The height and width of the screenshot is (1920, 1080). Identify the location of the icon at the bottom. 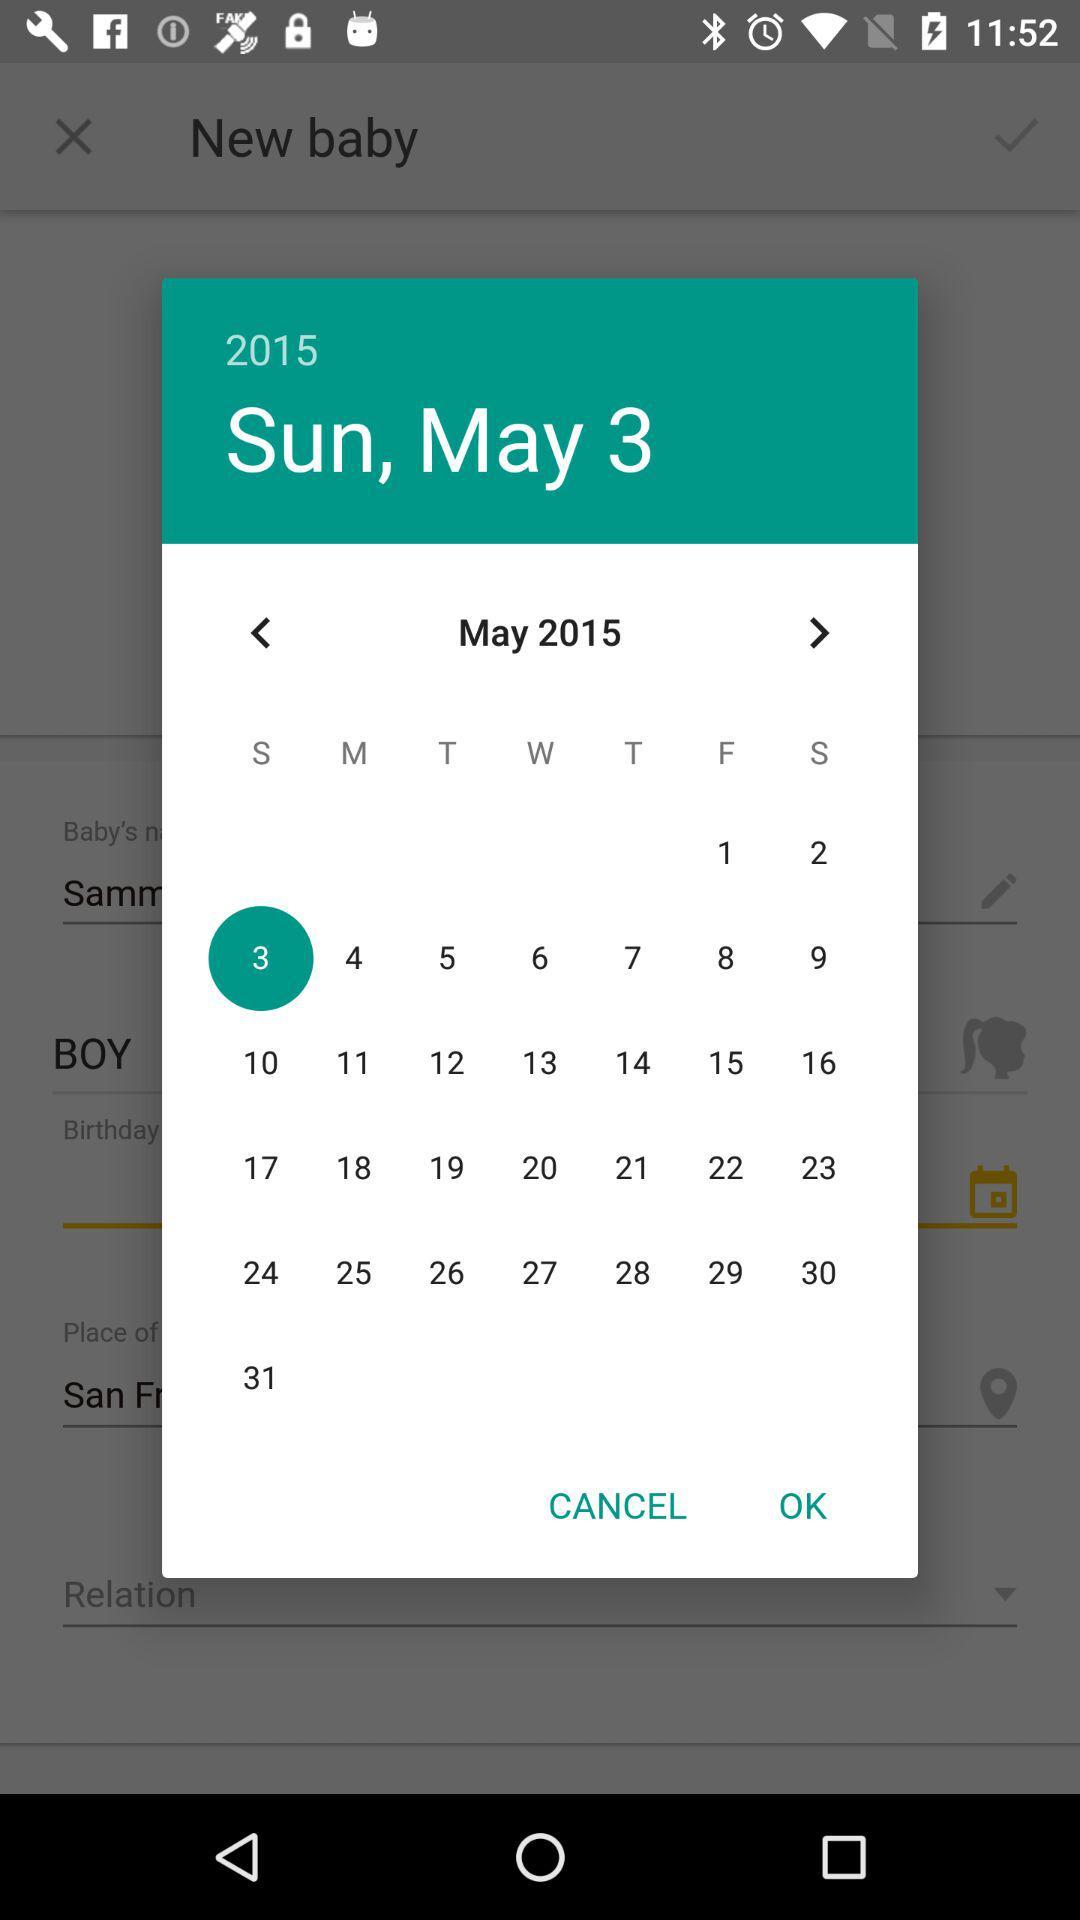
(616, 1504).